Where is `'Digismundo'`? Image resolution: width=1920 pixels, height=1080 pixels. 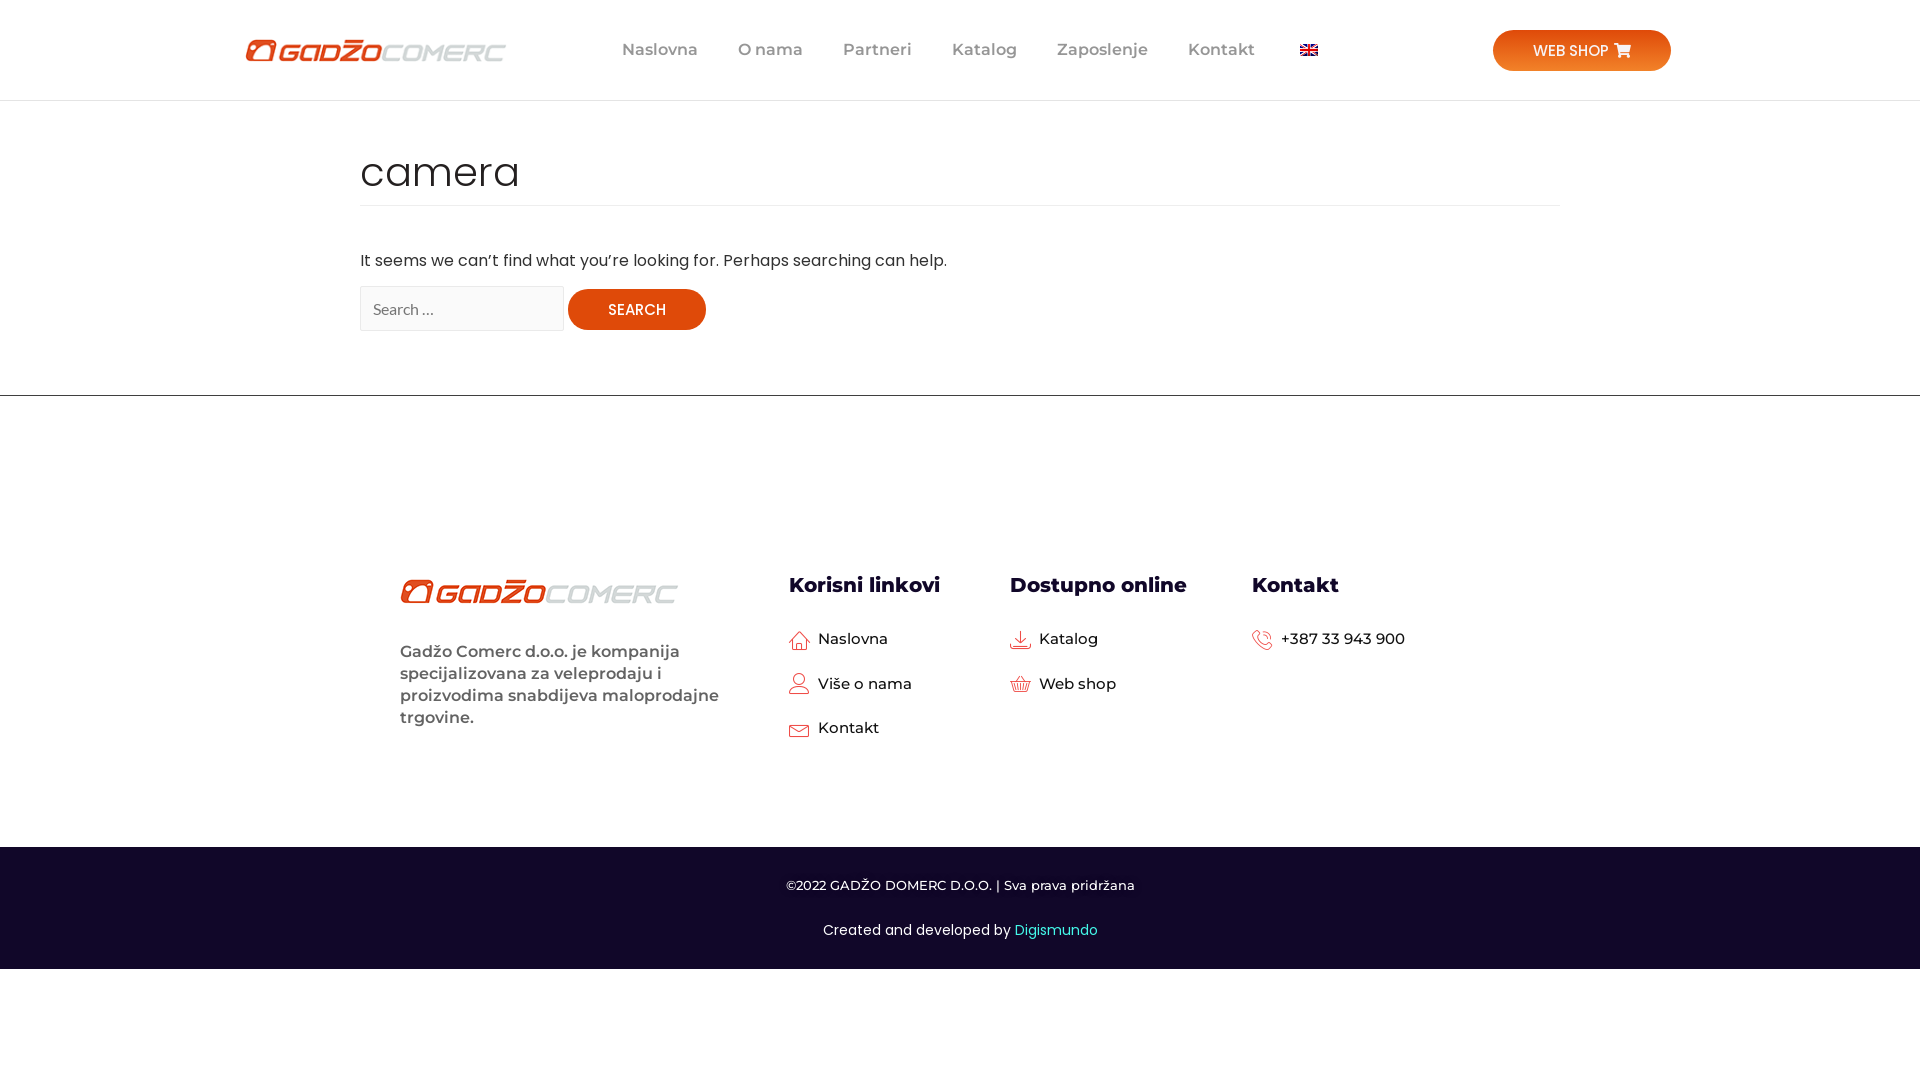 'Digismundo' is located at coordinates (1054, 929).